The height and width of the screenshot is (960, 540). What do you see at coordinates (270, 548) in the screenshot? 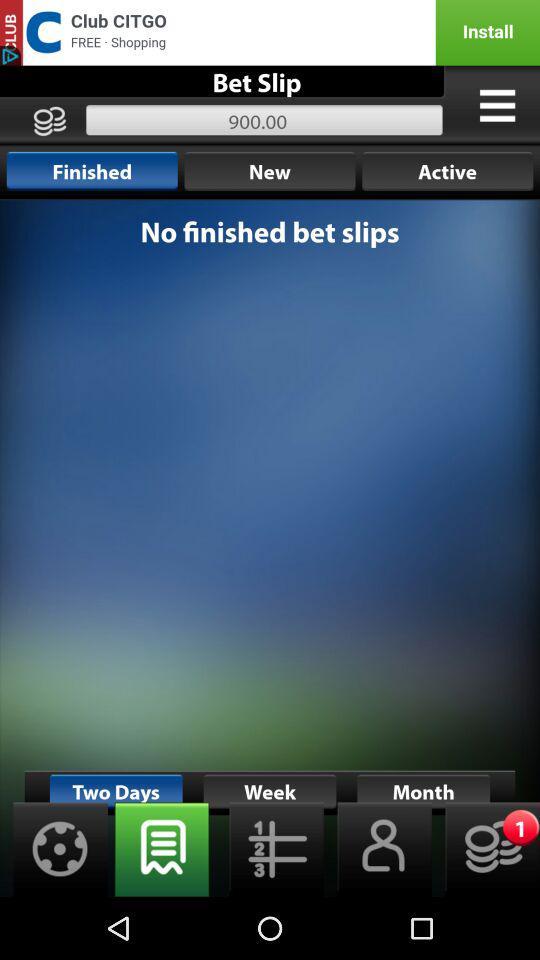
I see `main interface` at bounding box center [270, 548].